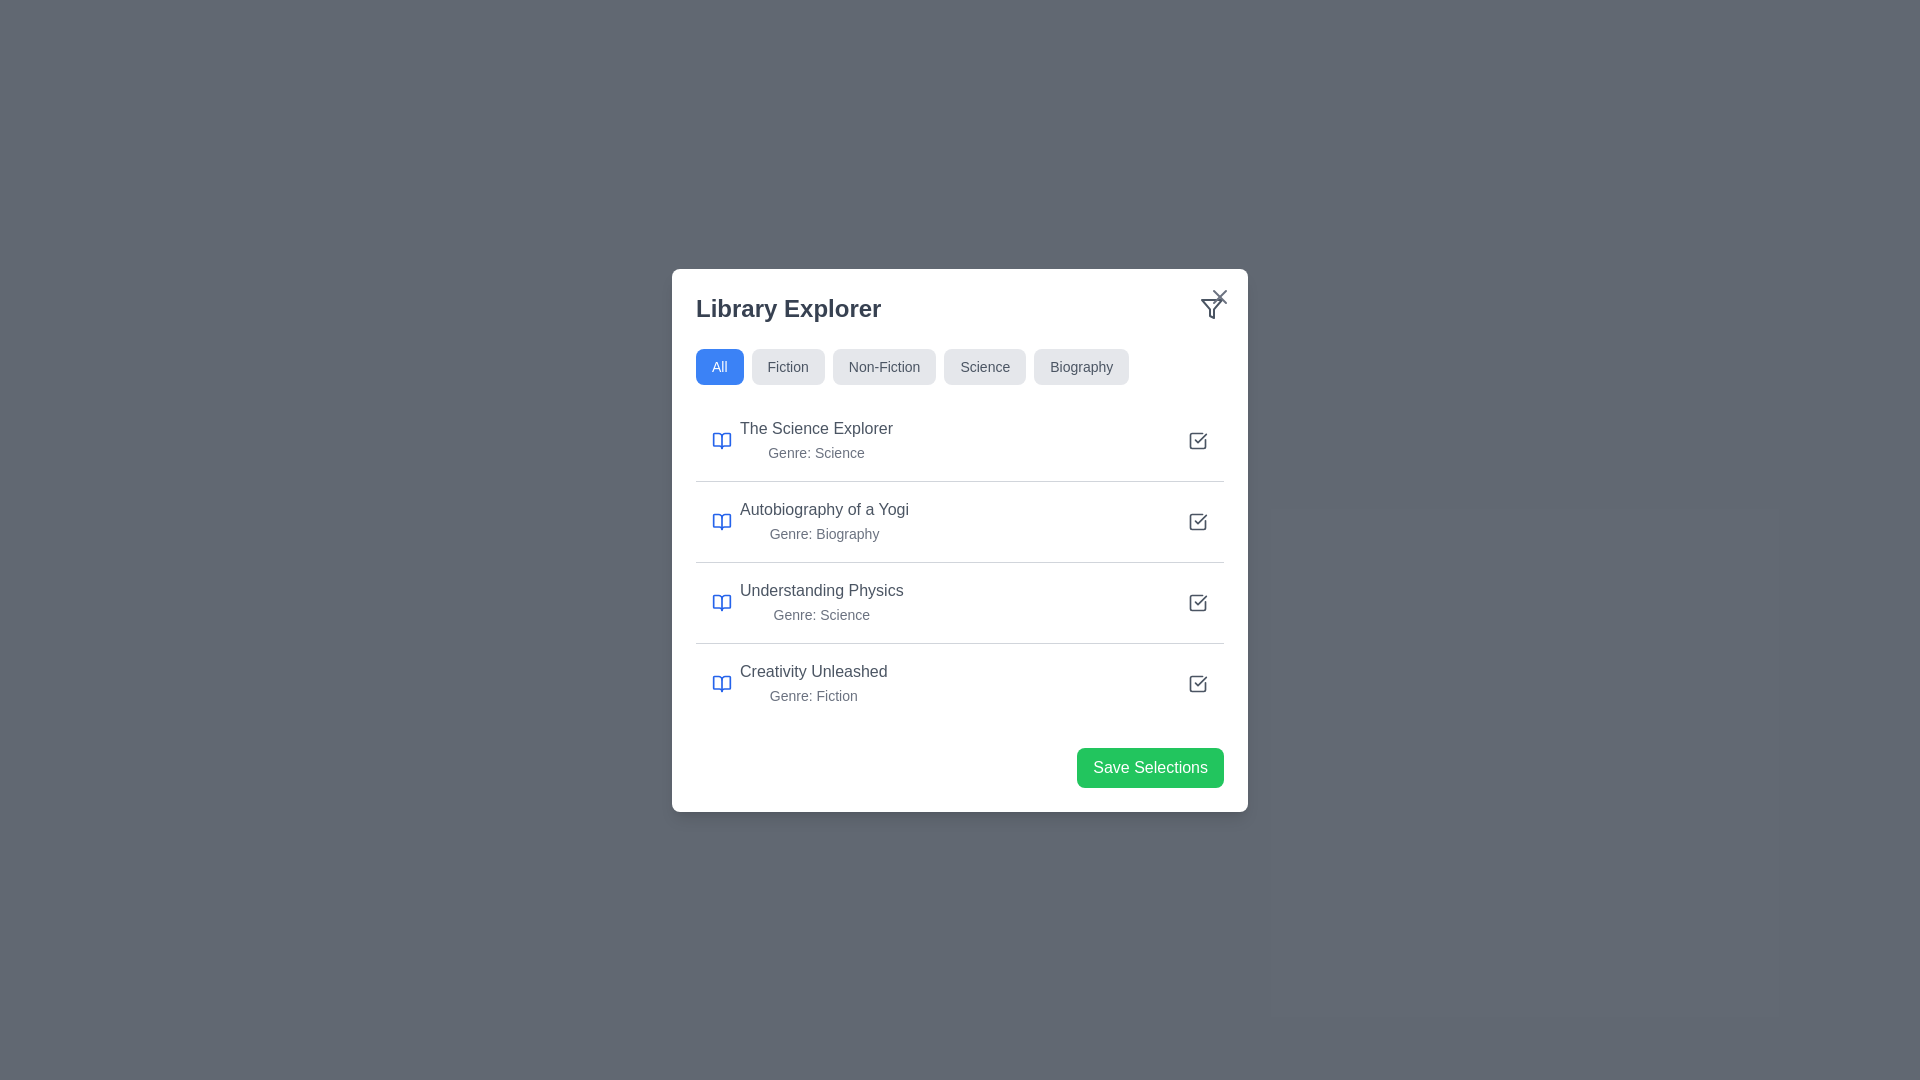 The height and width of the screenshot is (1080, 1920). Describe the element at coordinates (1198, 439) in the screenshot. I see `the checkbox for 'The Science Explorer - Genre: Science'` at that location.